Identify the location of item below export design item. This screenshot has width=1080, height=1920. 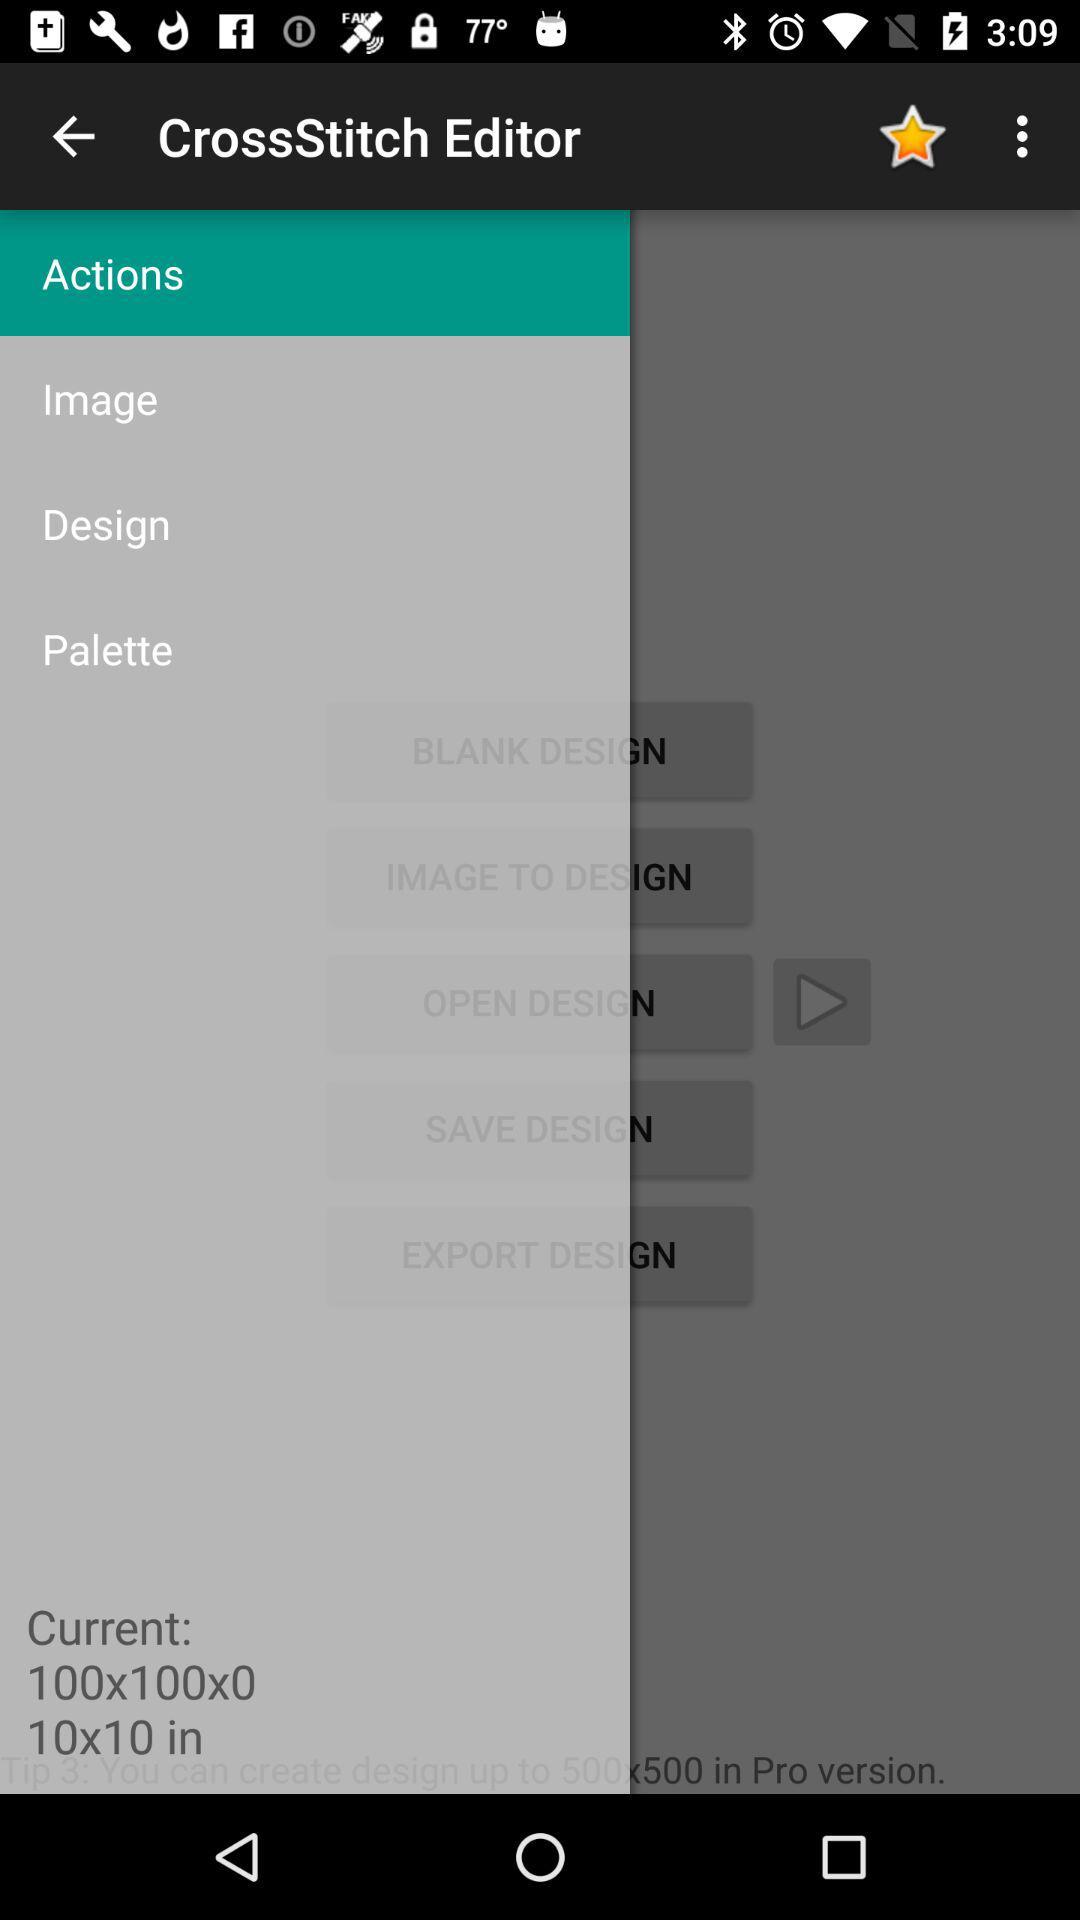
(473, 1769).